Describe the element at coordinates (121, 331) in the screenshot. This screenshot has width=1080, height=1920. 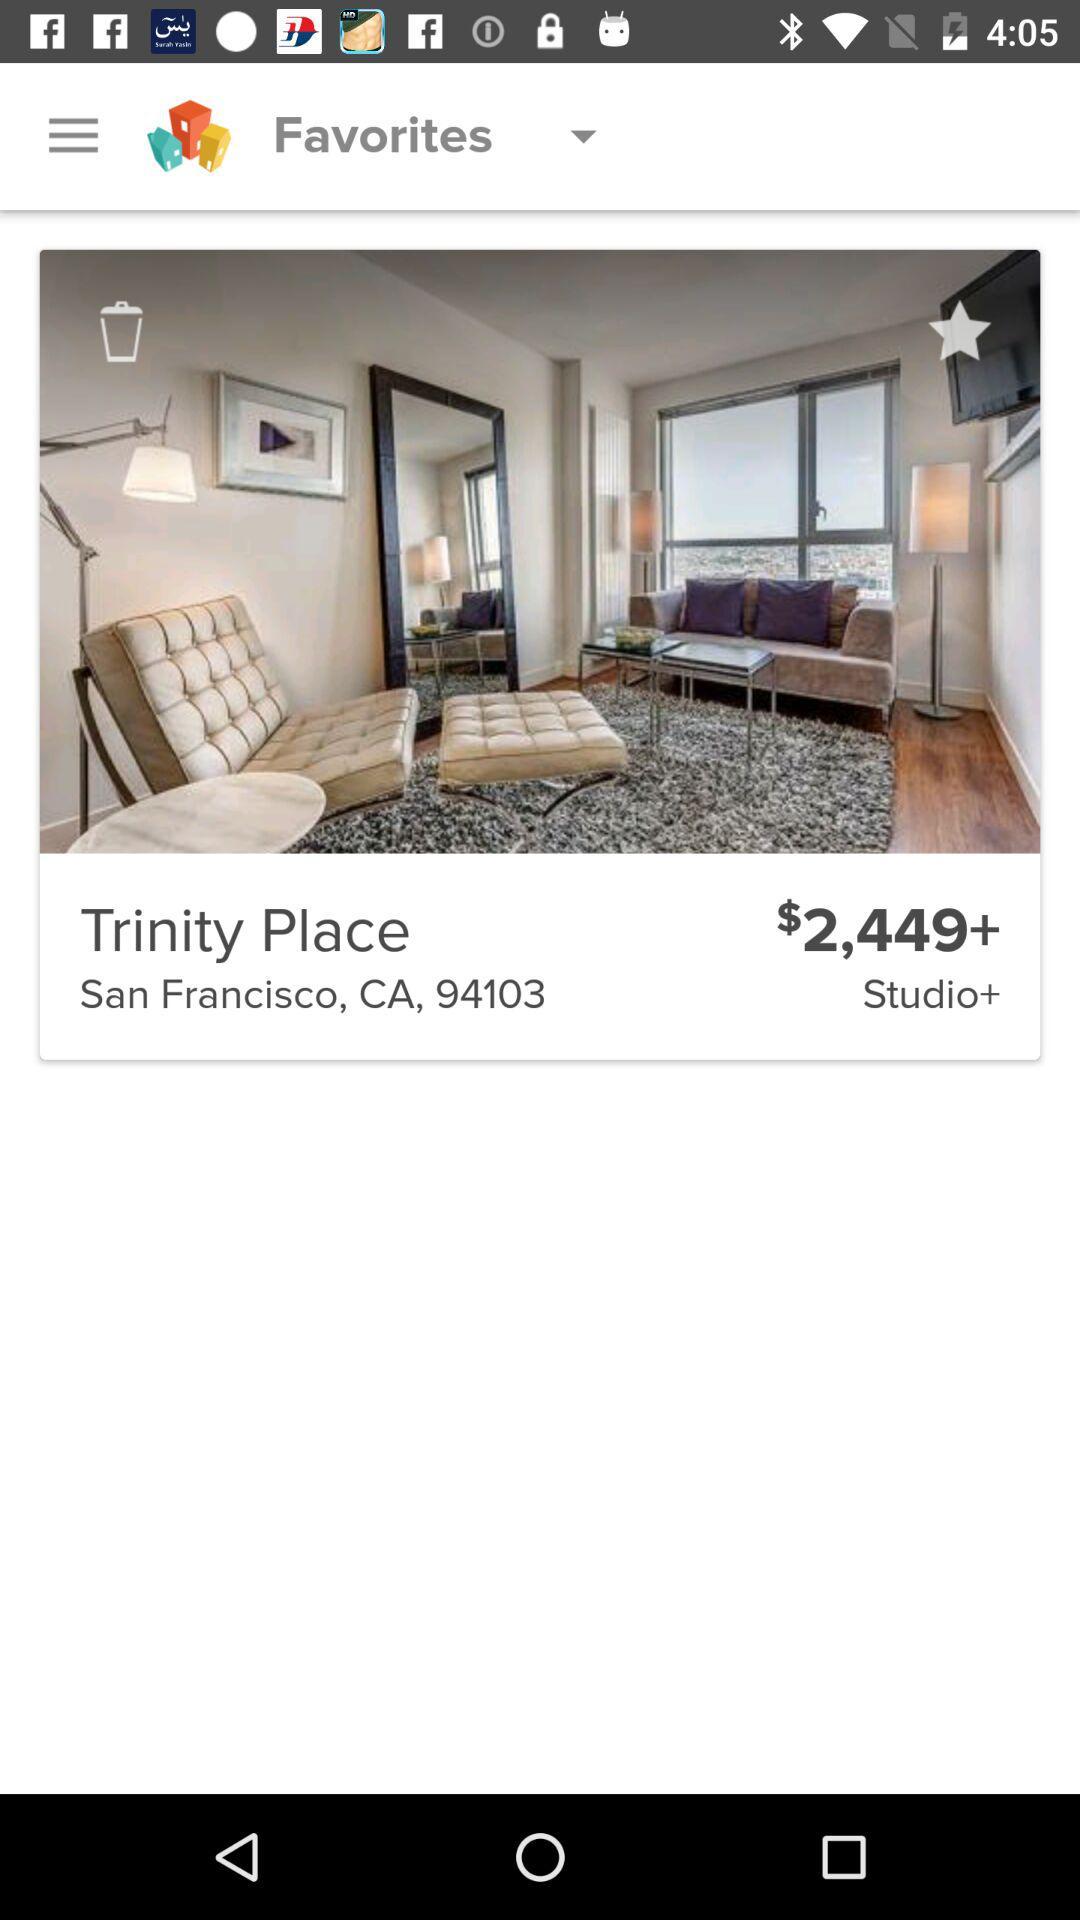
I see `the delete` at that location.